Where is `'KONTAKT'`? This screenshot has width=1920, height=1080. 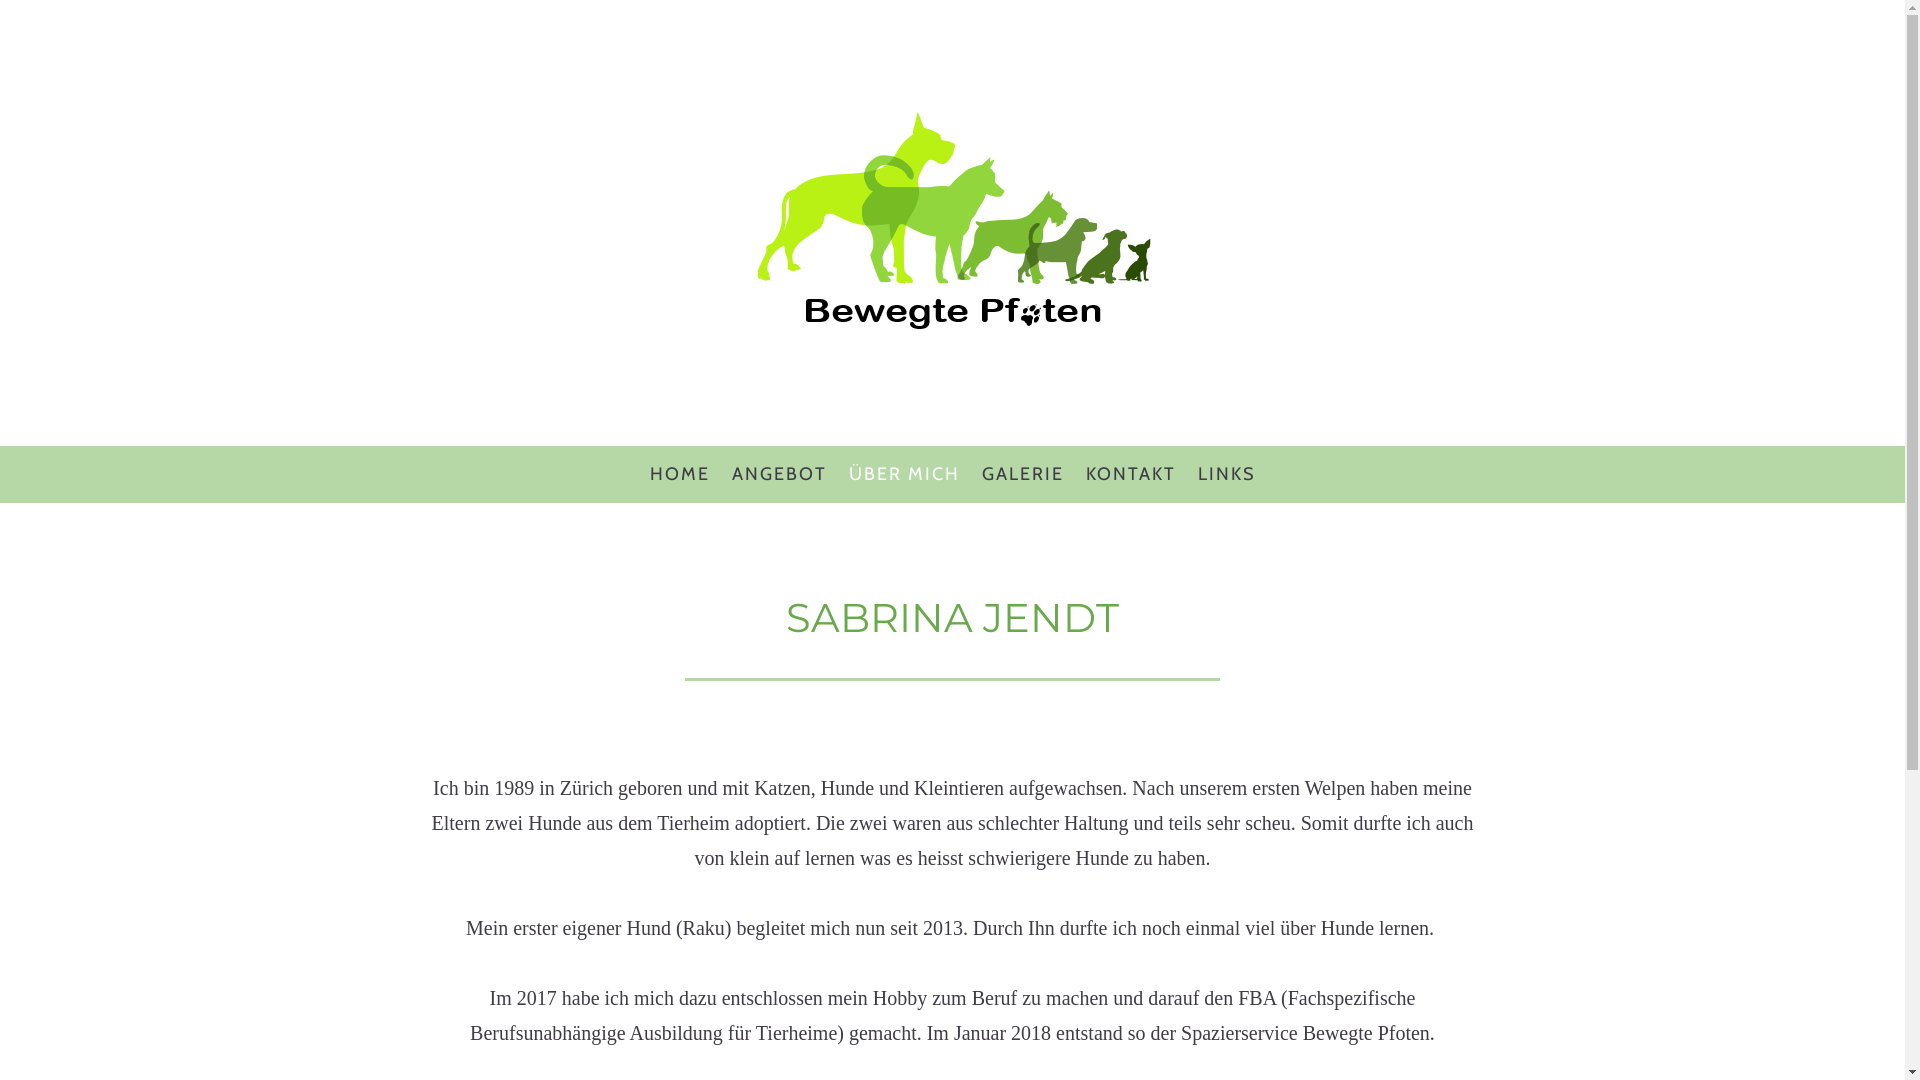 'KONTAKT' is located at coordinates (1129, 474).